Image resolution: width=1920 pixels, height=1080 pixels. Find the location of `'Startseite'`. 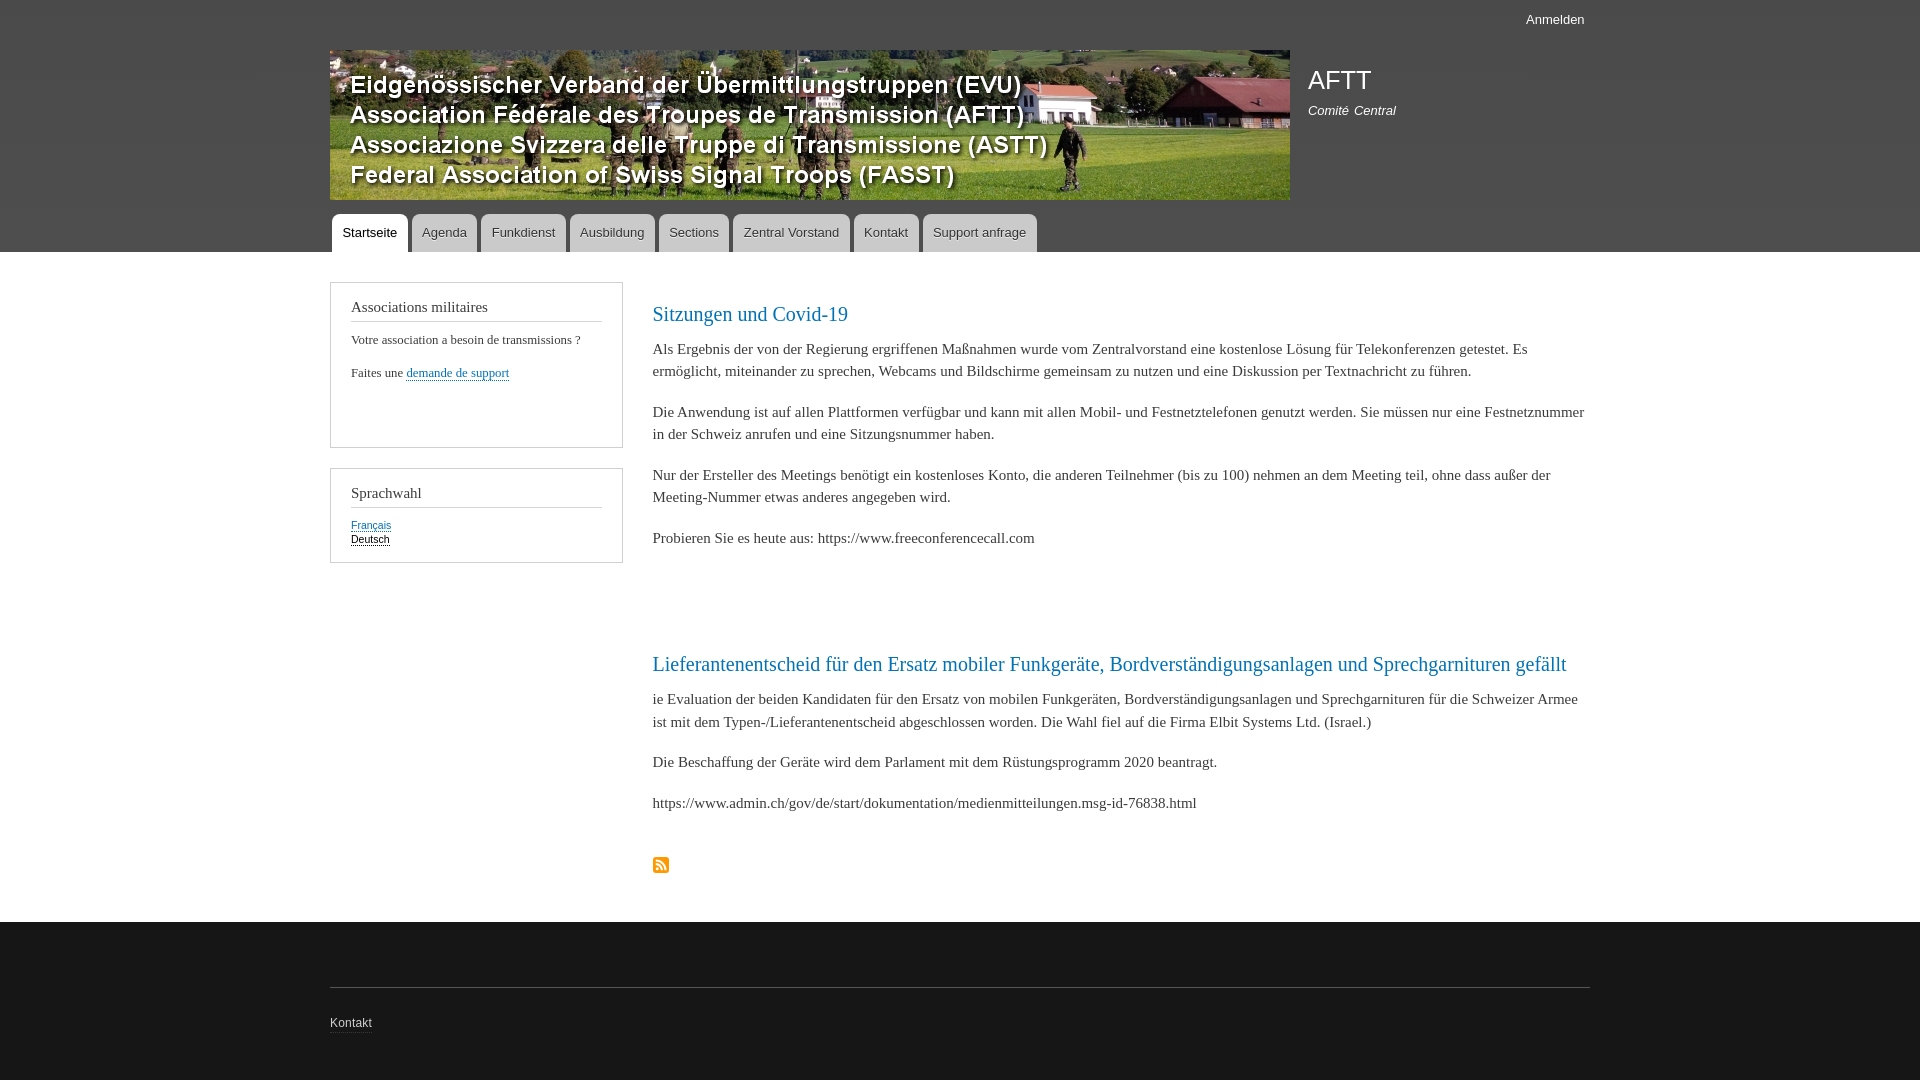

'Startseite' is located at coordinates (369, 231).